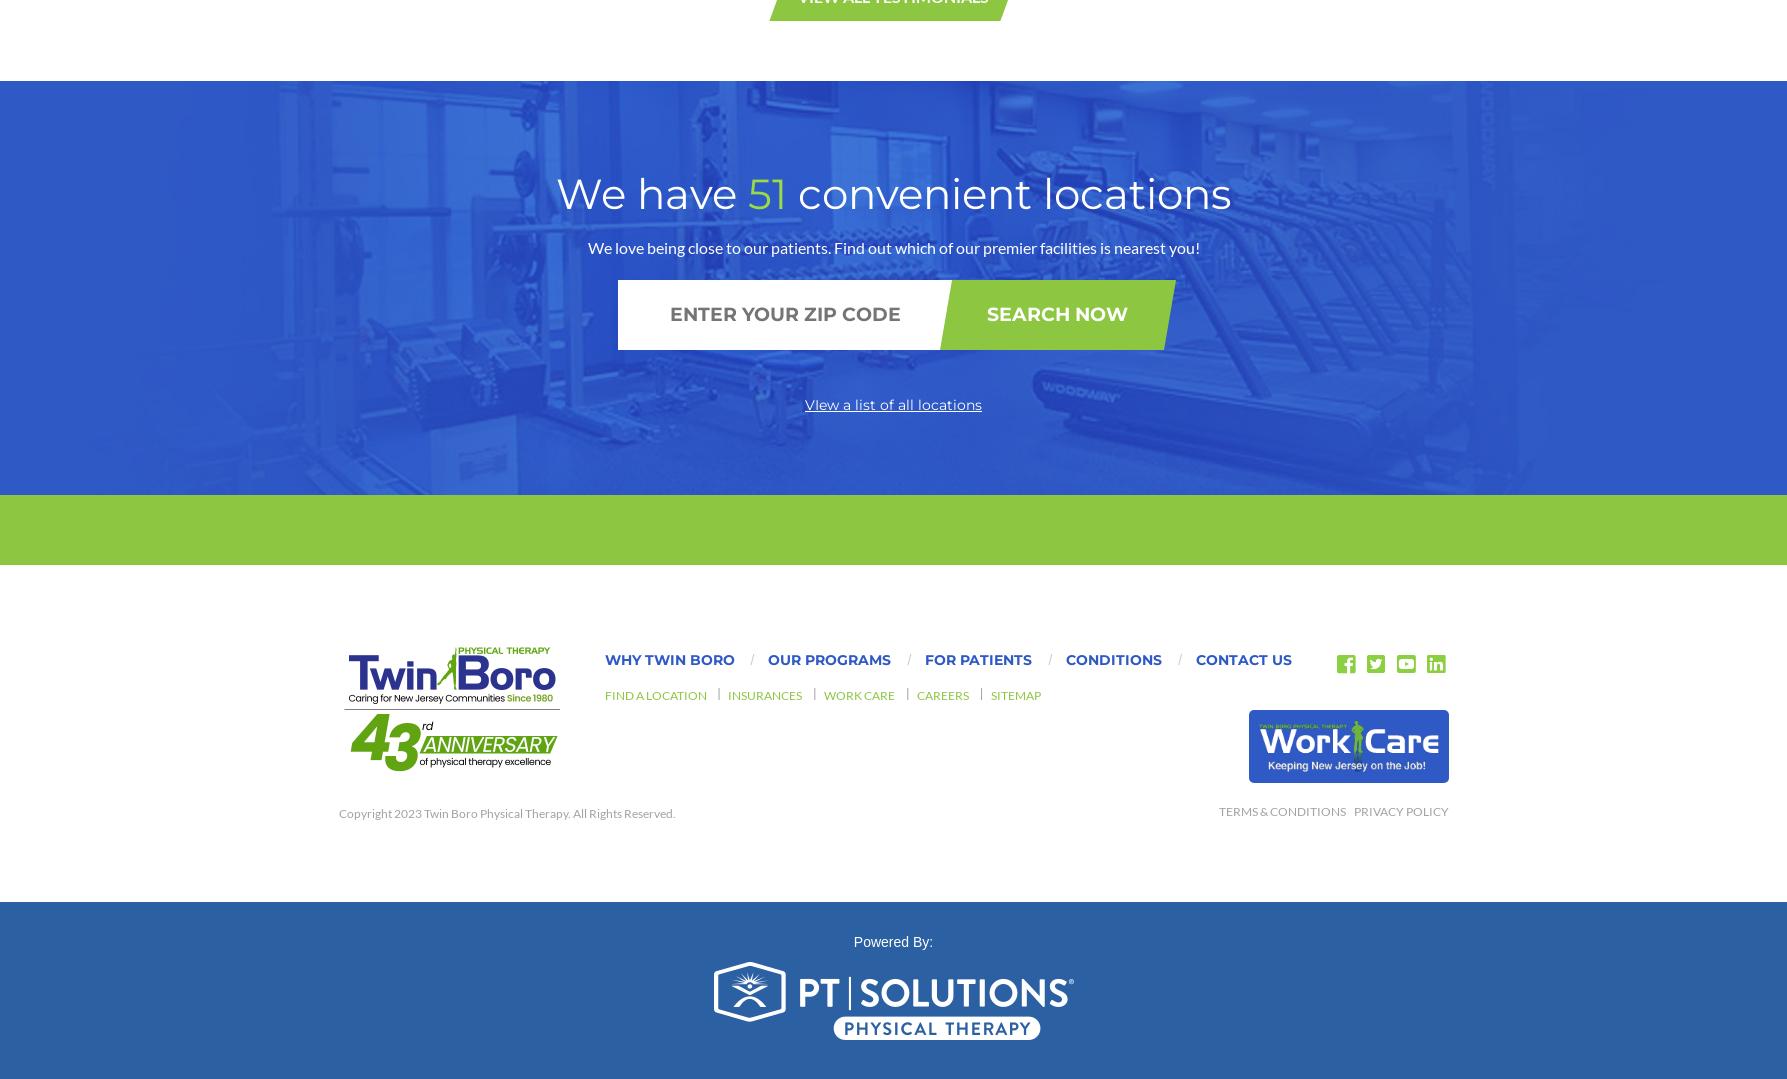 The height and width of the screenshot is (1079, 1787). I want to click on 'For Patients', so click(977, 179).